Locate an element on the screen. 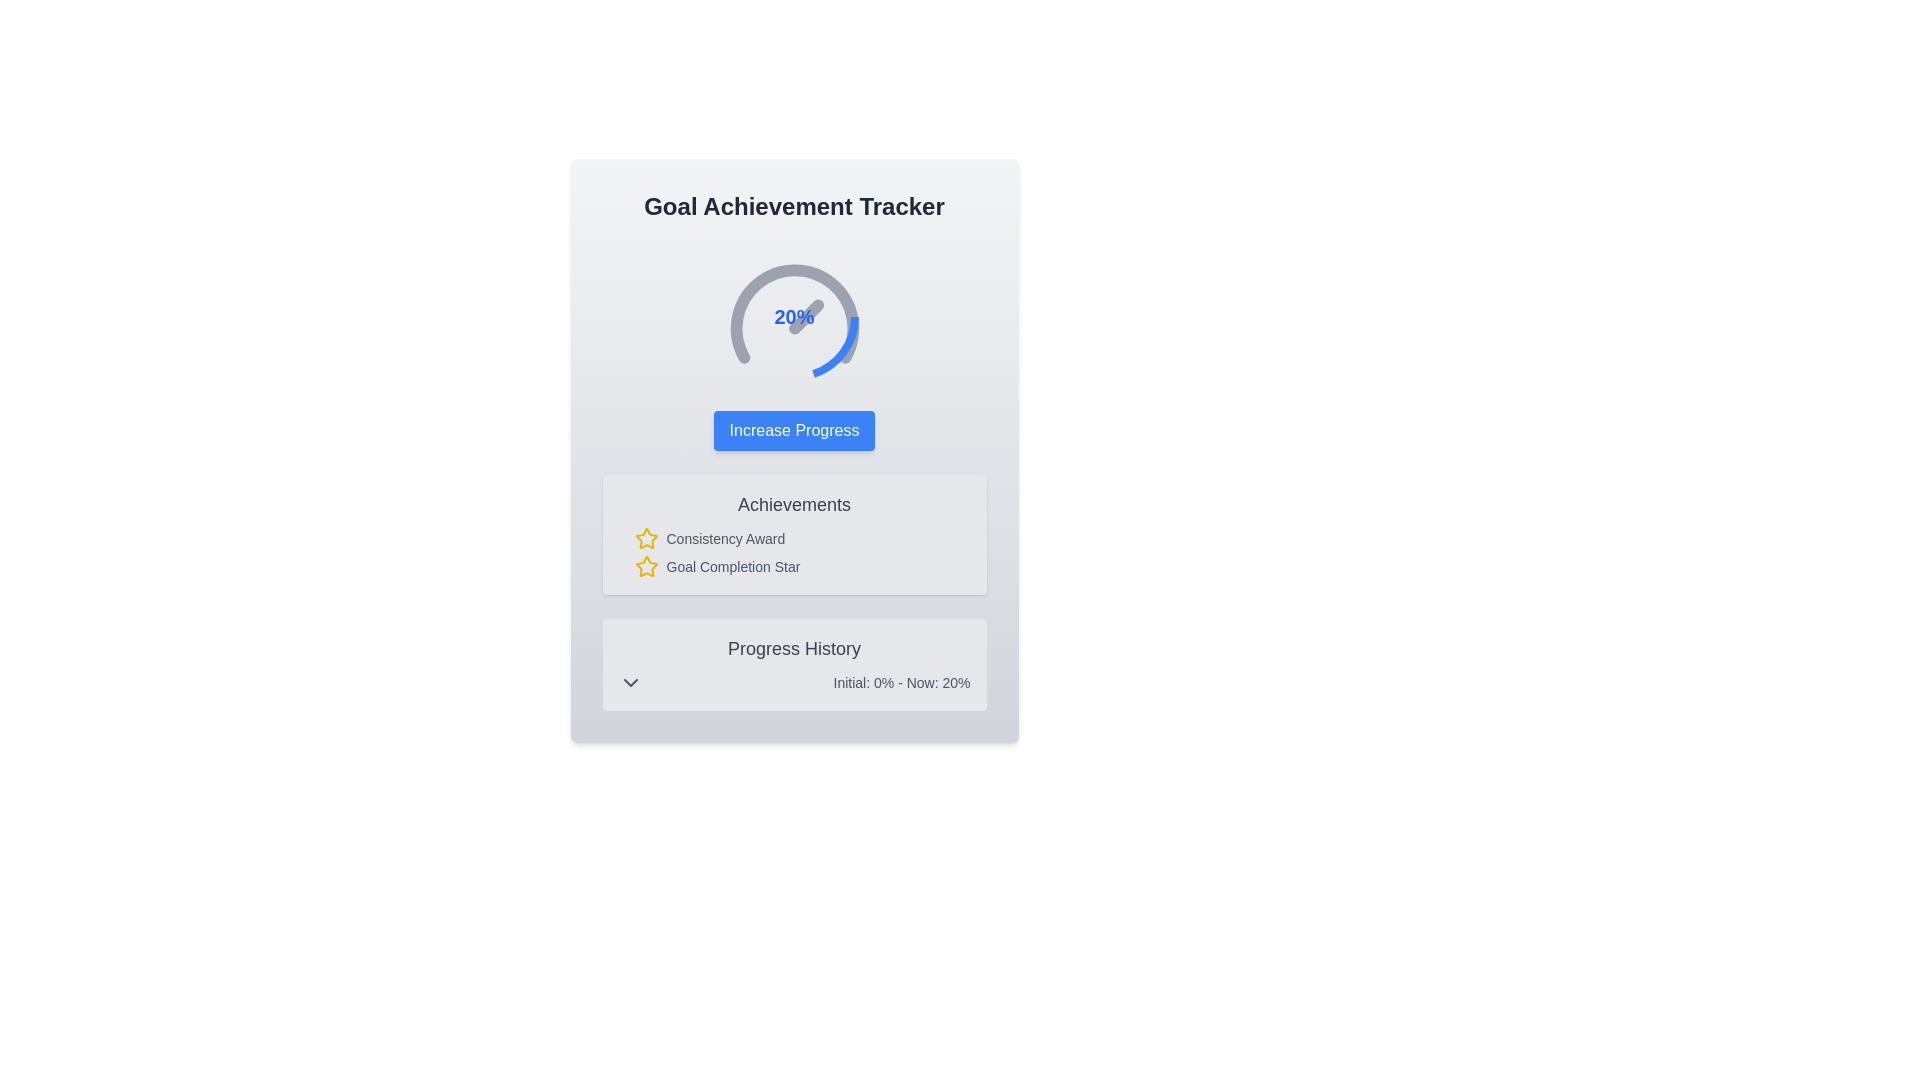 The image size is (1920, 1080). the Circular Progress Indicator located at the center of the 'Goal Achievement Tracker' section, positioned above the 'Increase Progress' button is located at coordinates (793, 315).